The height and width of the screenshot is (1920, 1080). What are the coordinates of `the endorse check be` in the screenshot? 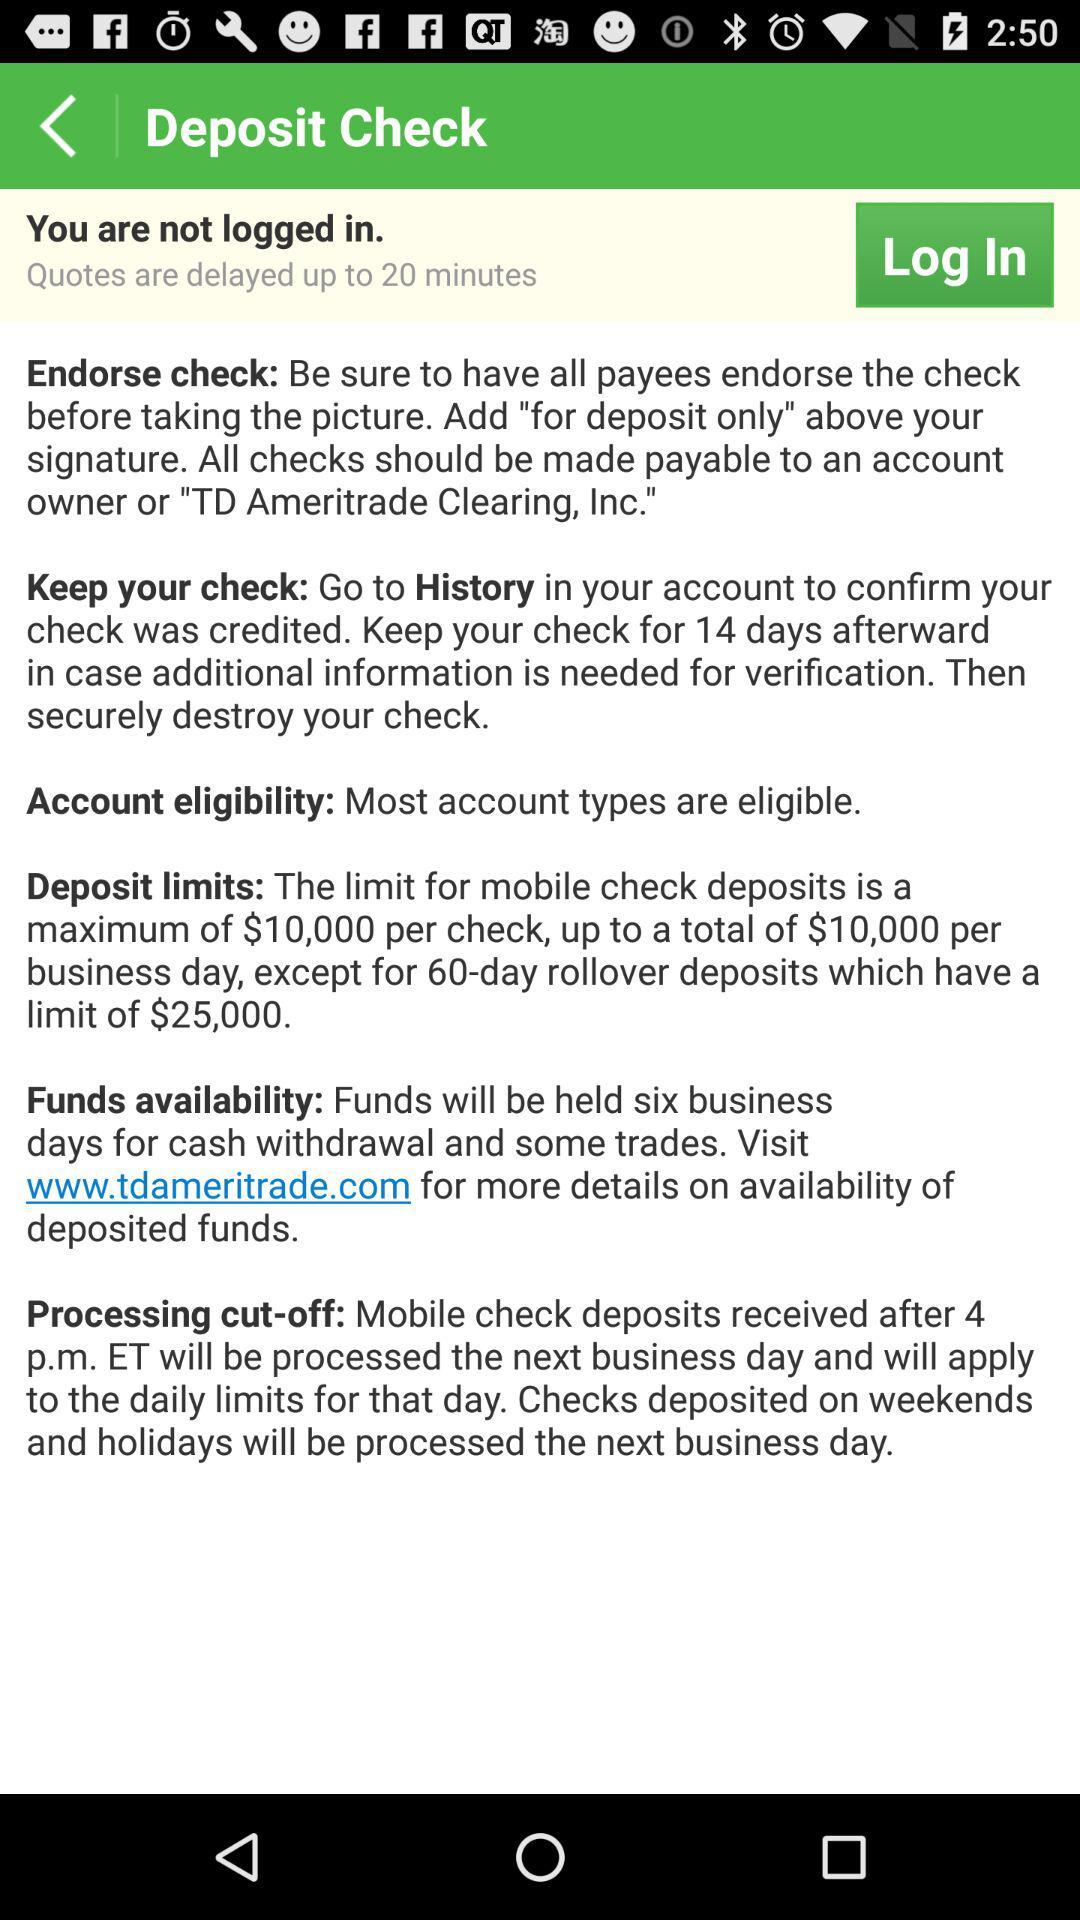 It's located at (540, 926).